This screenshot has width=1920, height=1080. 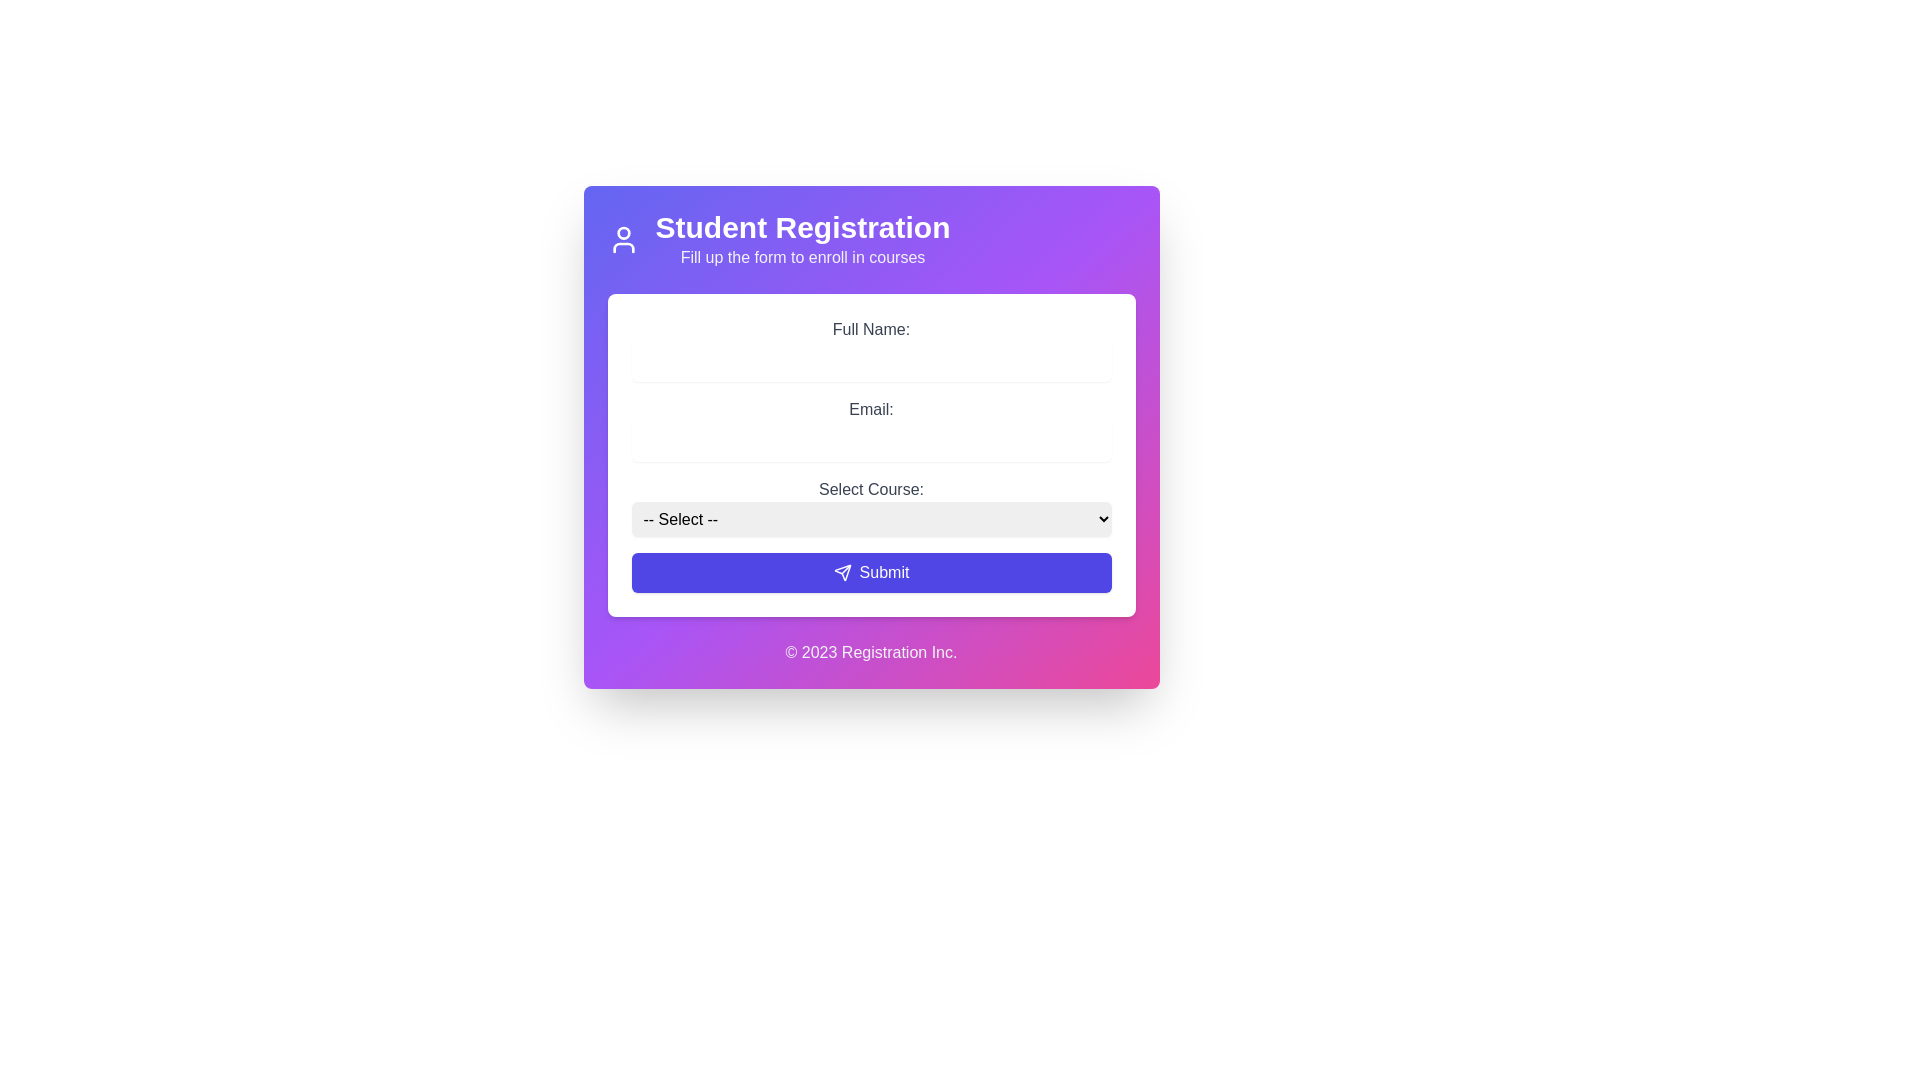 I want to click on the circular decorative graphical element within the SVG user icon, located at the top-left corner of the form header, adjacent to the 'Student Registration' title, so click(x=622, y=232).